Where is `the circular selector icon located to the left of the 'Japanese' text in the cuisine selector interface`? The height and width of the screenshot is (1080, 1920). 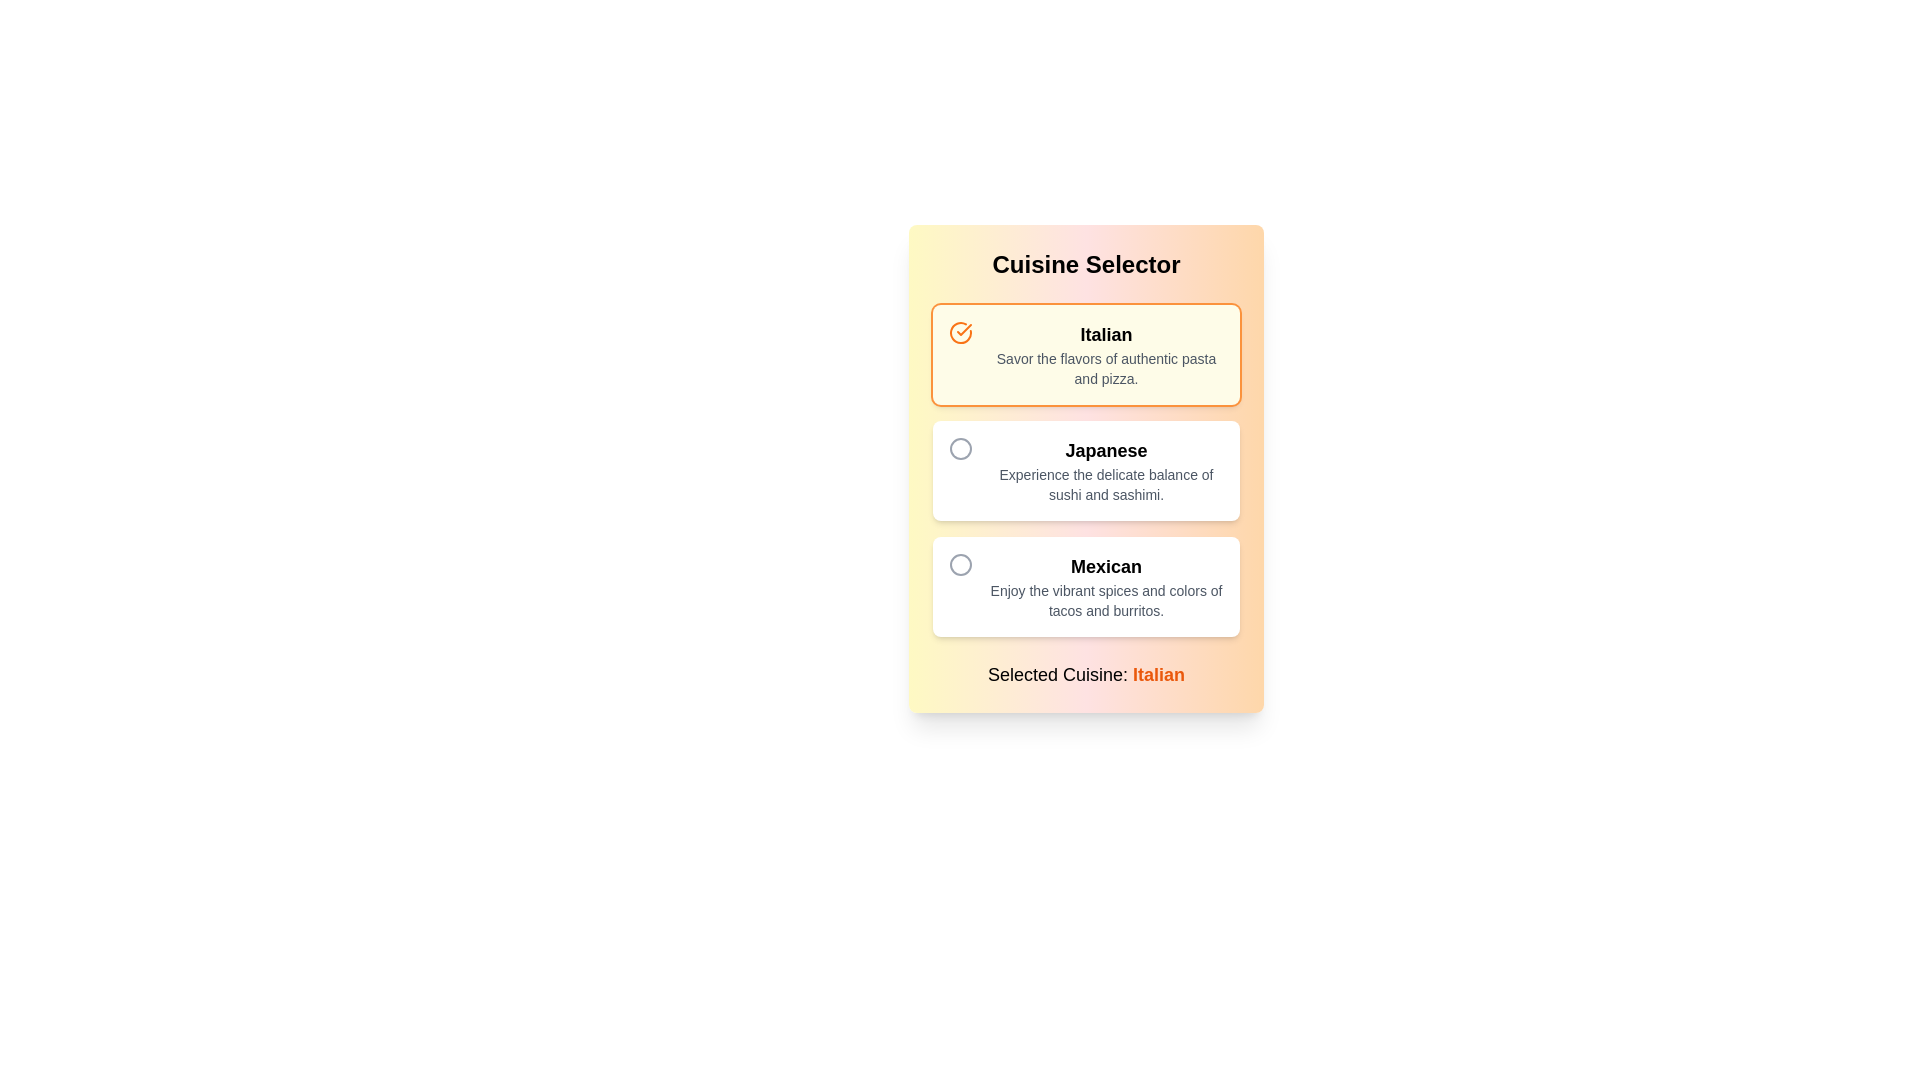 the circular selector icon located to the left of the 'Japanese' text in the cuisine selector interface is located at coordinates (960, 447).